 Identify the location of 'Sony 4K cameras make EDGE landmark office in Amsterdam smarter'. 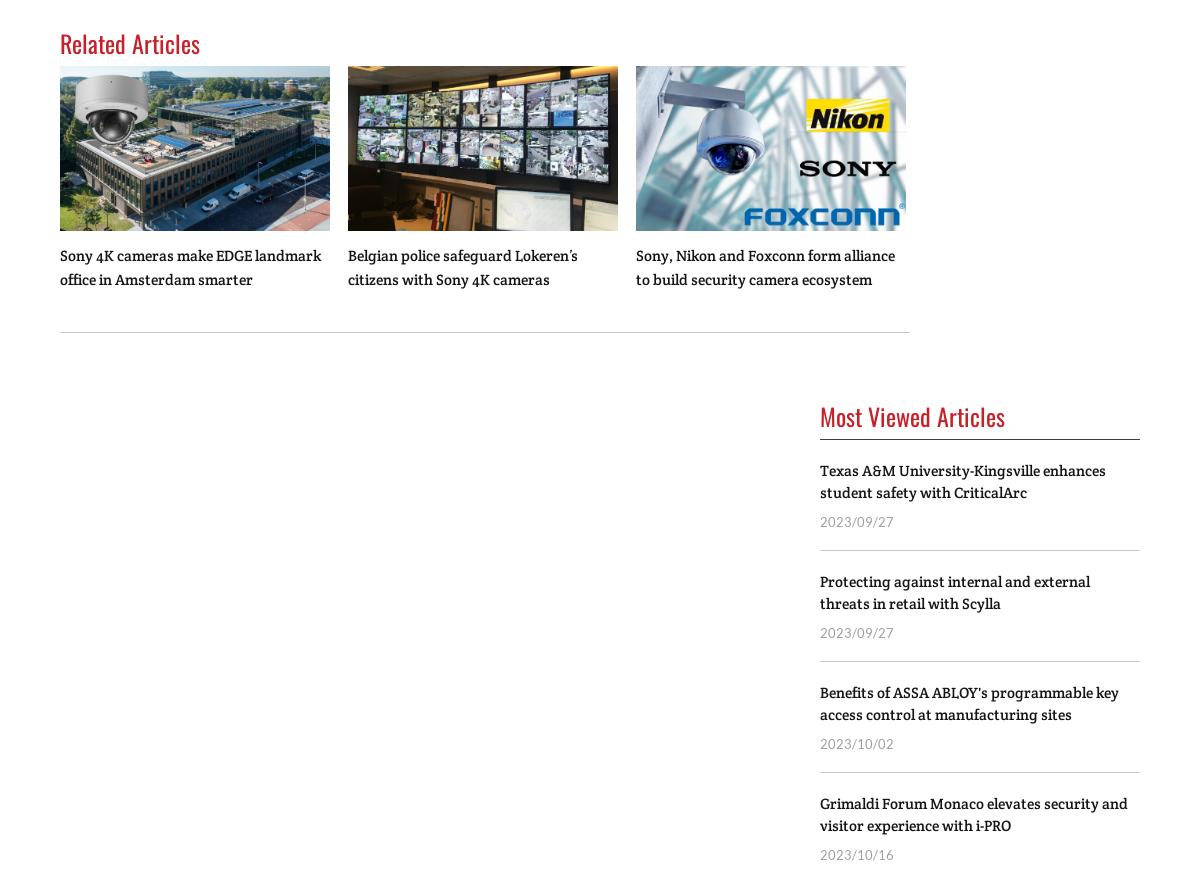
(189, 266).